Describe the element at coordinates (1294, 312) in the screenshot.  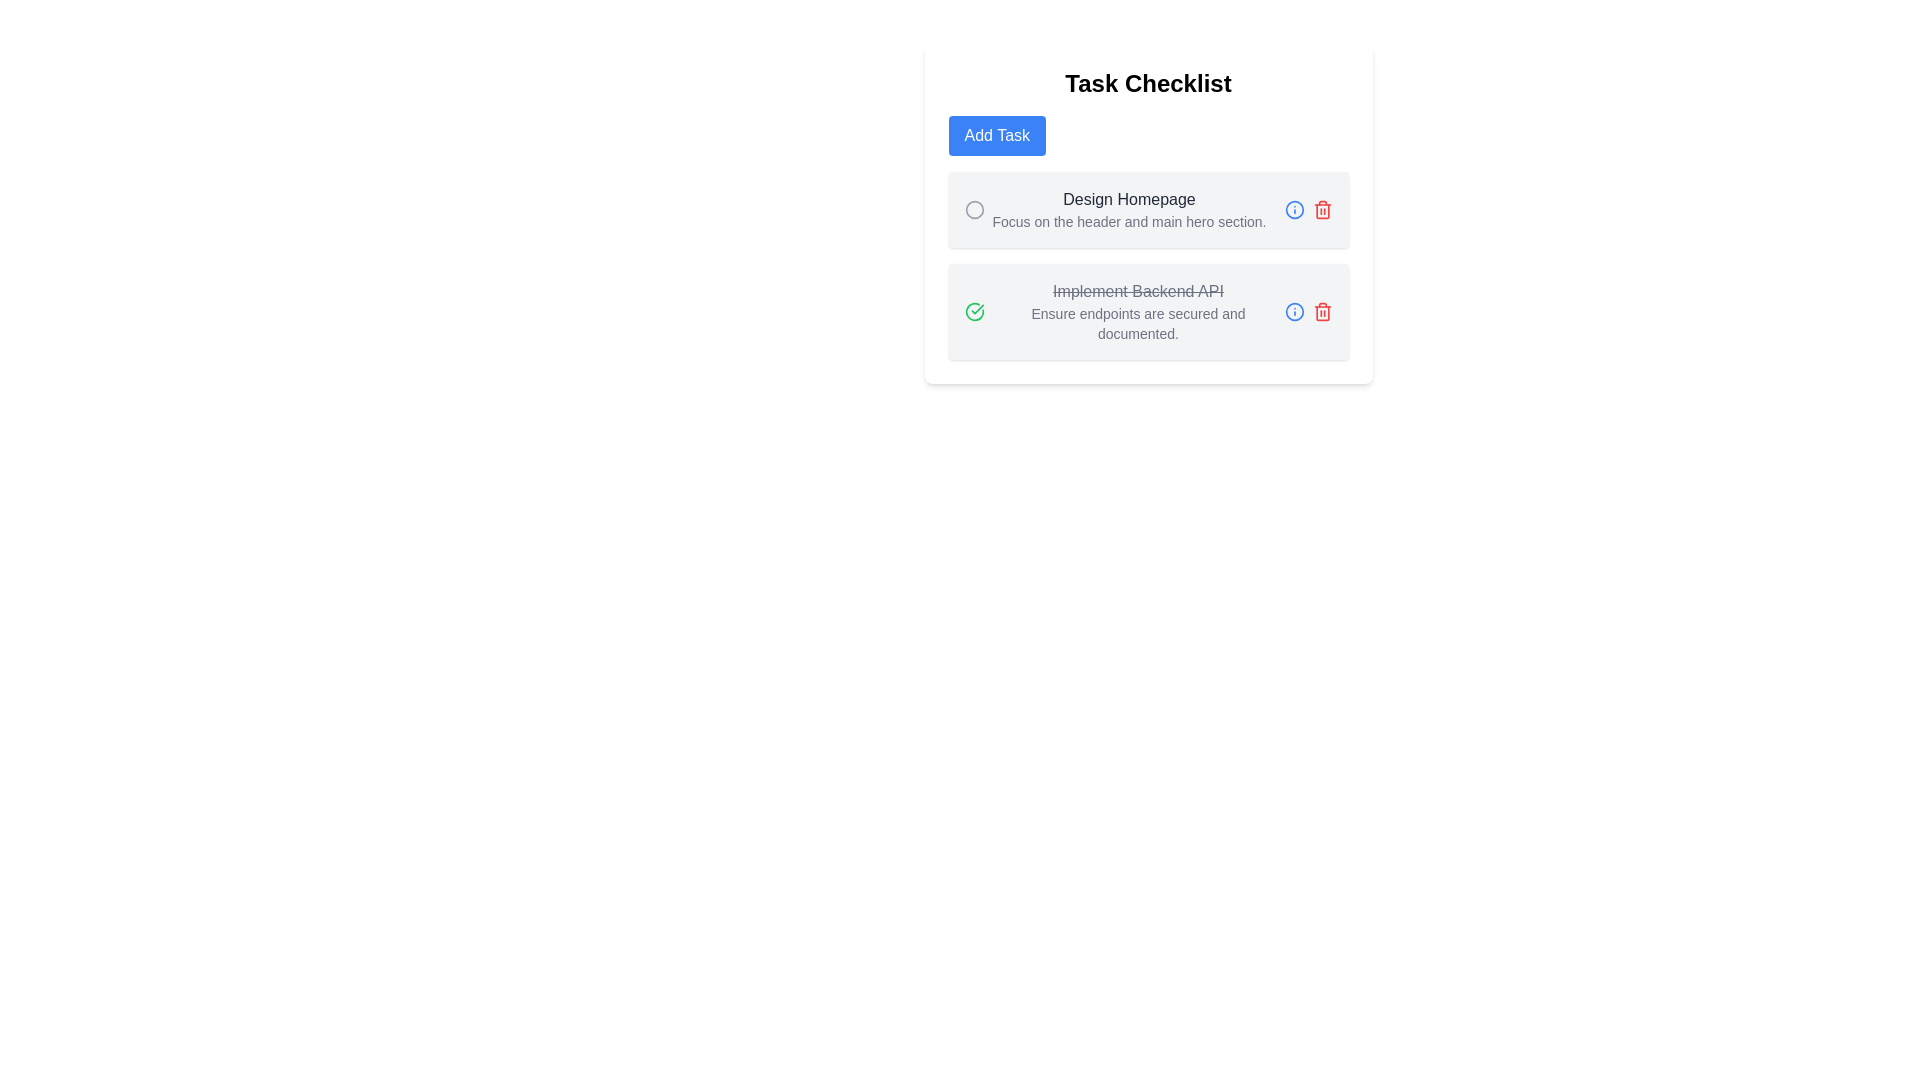
I see `the interactive icon located at the right end of the 'Design Homepage' task item in the 'Task Checklist' UI section` at that location.